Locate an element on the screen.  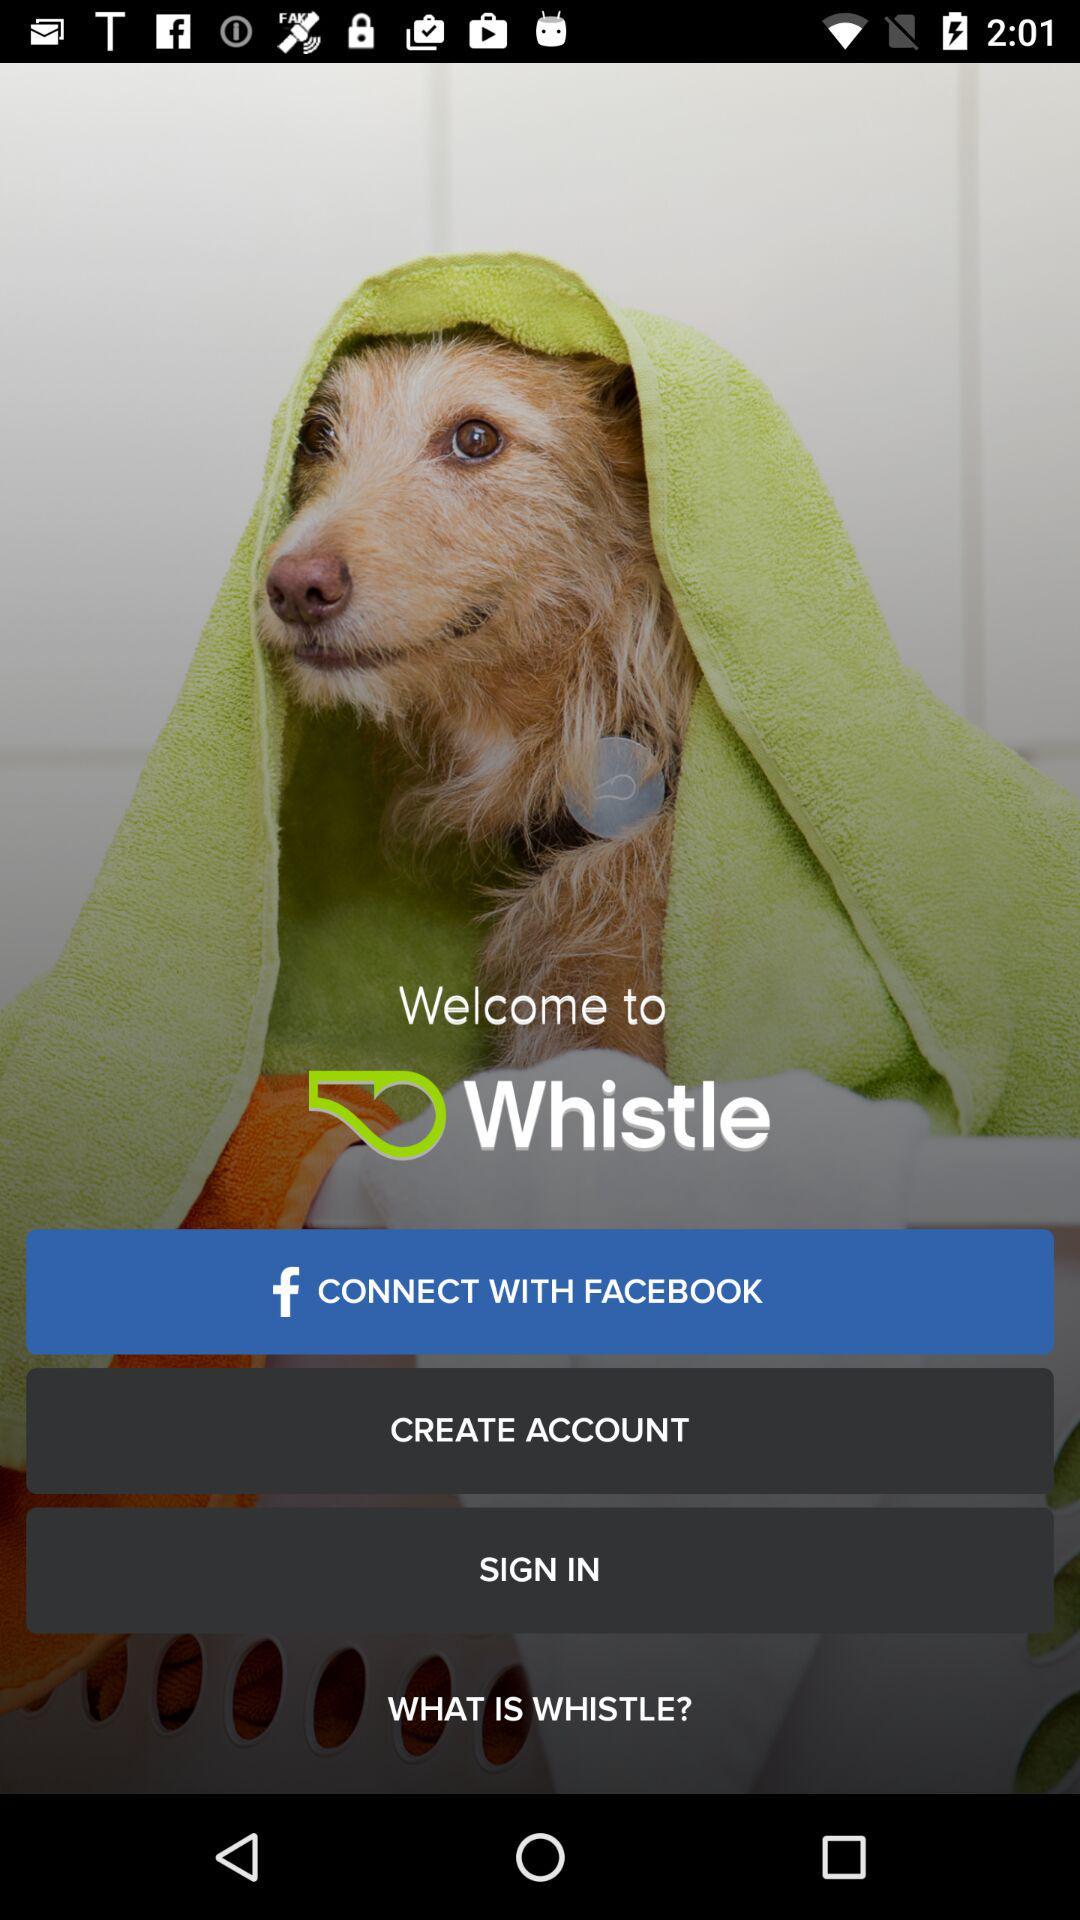
the item above sign in icon is located at coordinates (540, 1429).